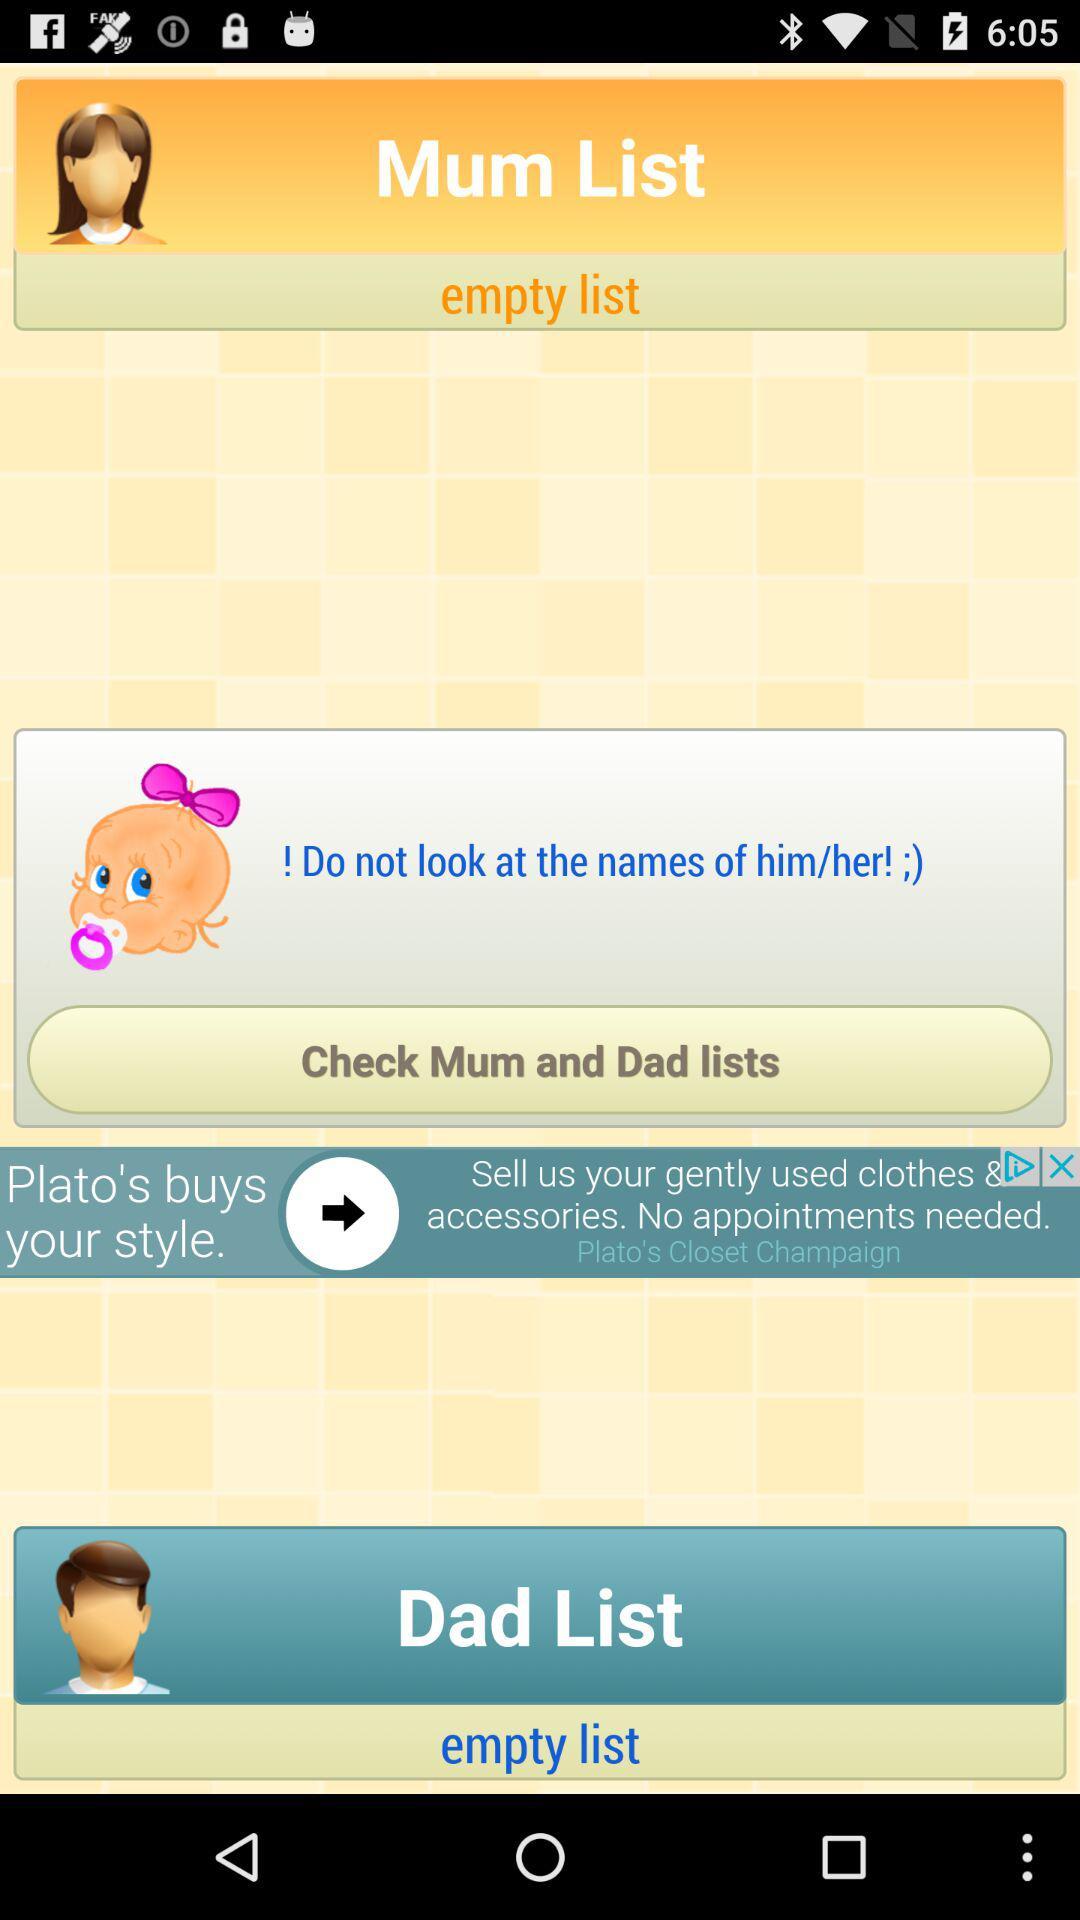  I want to click on advertisement area, so click(540, 1211).